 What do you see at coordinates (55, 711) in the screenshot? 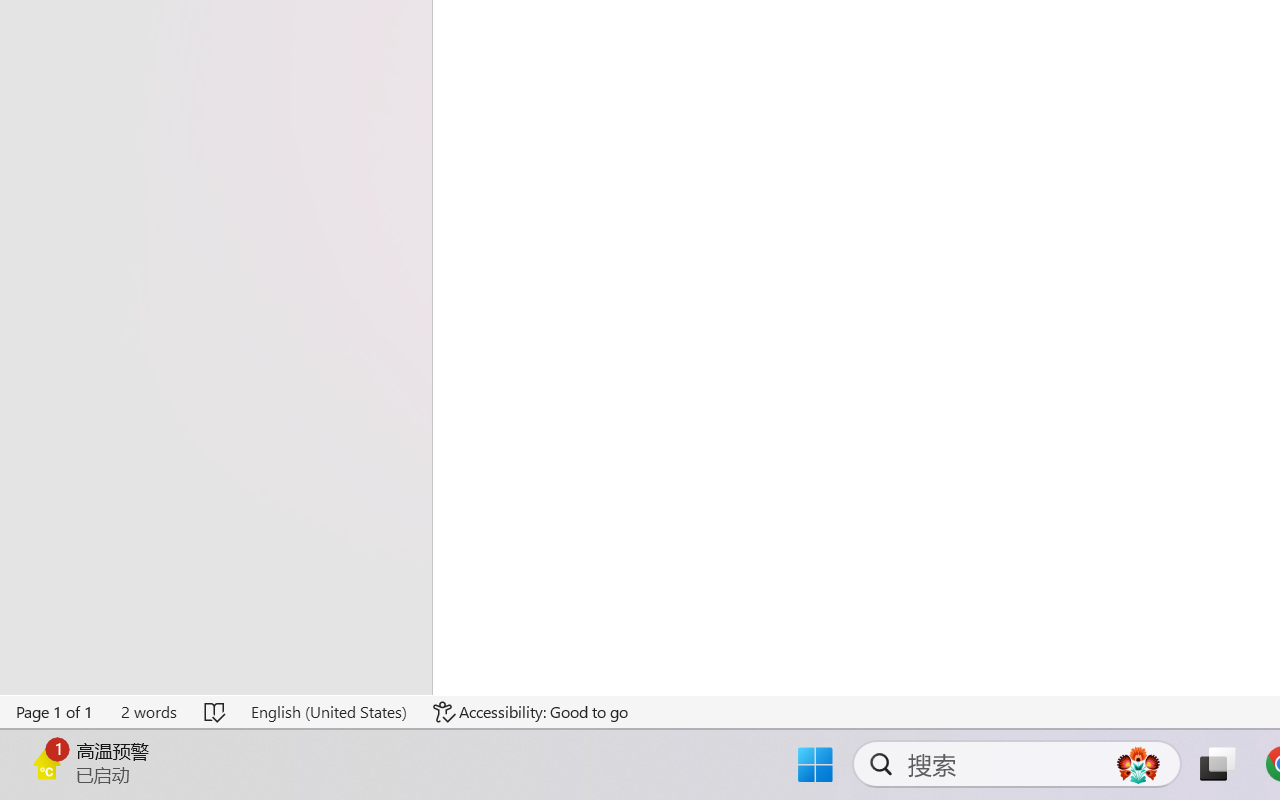
I see `'Page Number Page 1 of 1'` at bounding box center [55, 711].